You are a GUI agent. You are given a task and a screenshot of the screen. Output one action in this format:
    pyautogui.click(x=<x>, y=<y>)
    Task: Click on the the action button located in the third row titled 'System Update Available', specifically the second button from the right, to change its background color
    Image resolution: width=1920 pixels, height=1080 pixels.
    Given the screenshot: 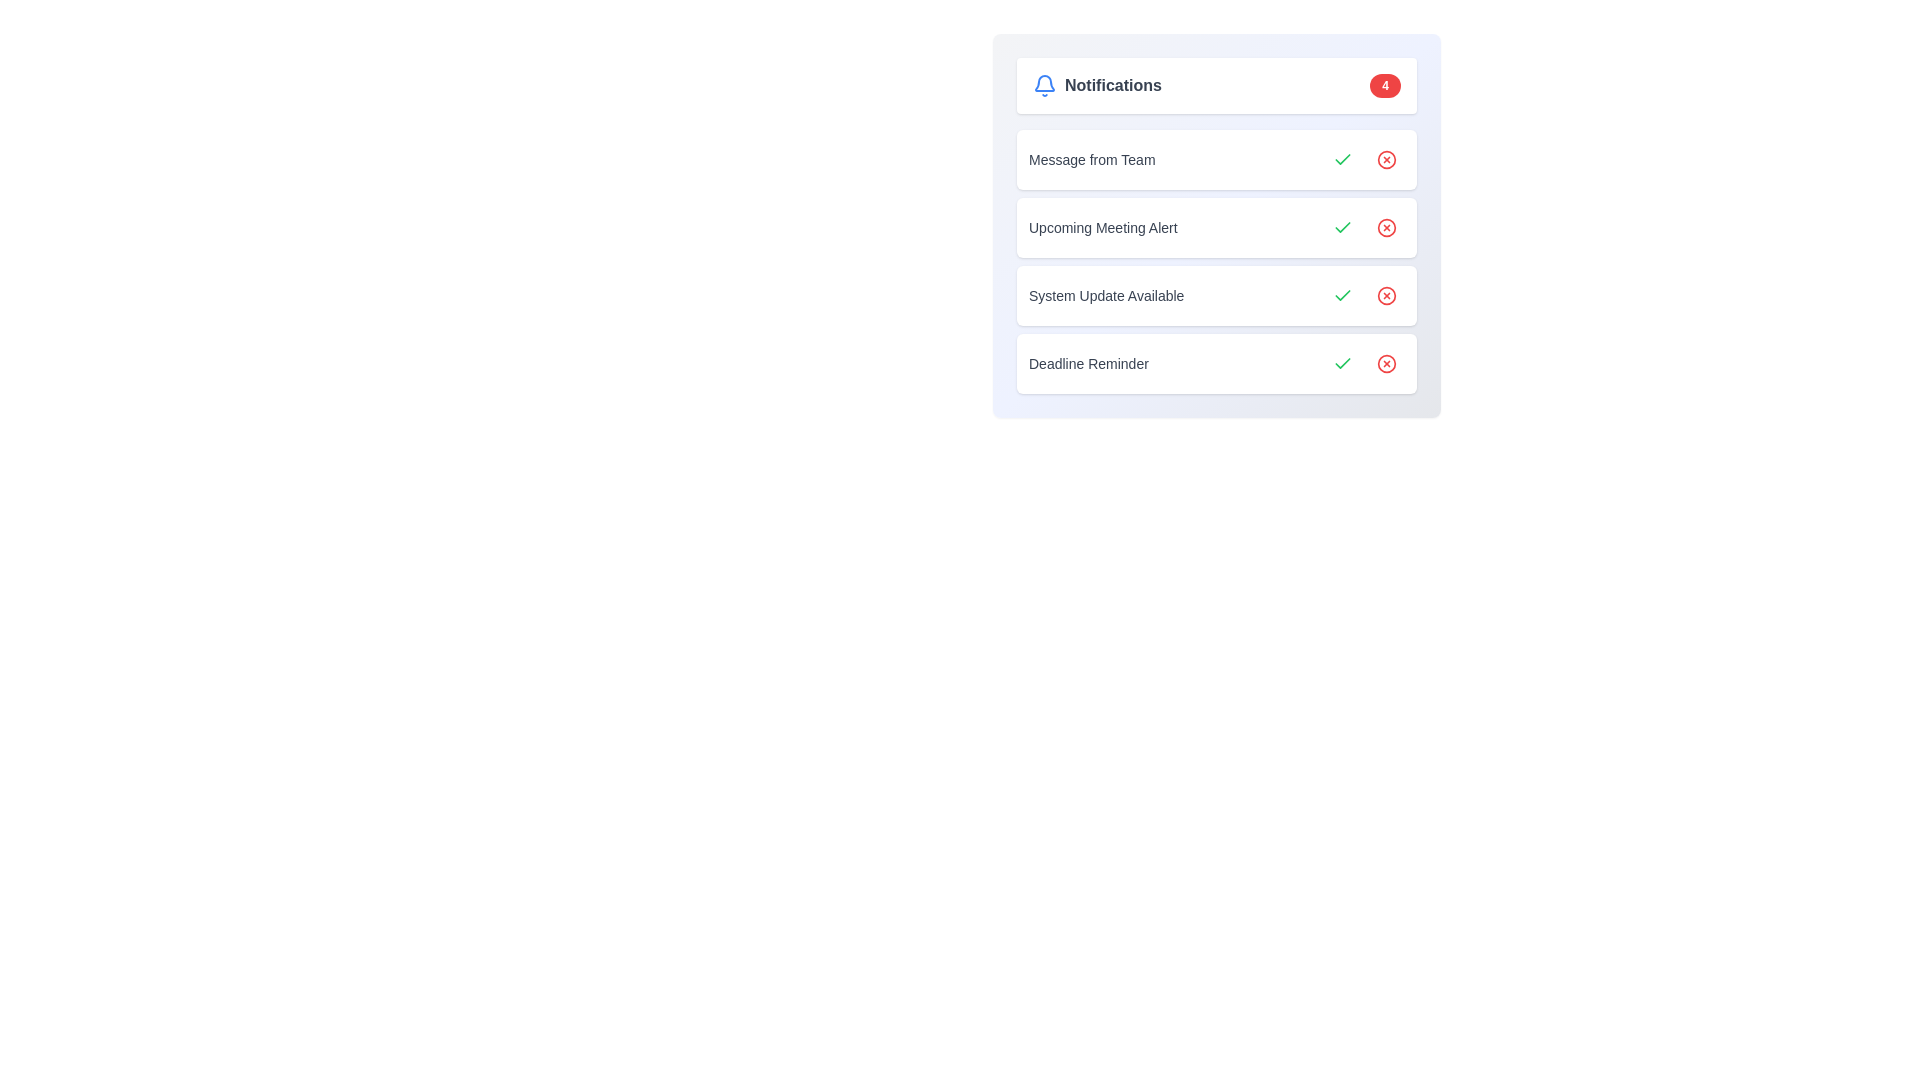 What is the action you would take?
    pyautogui.click(x=1386, y=296)
    